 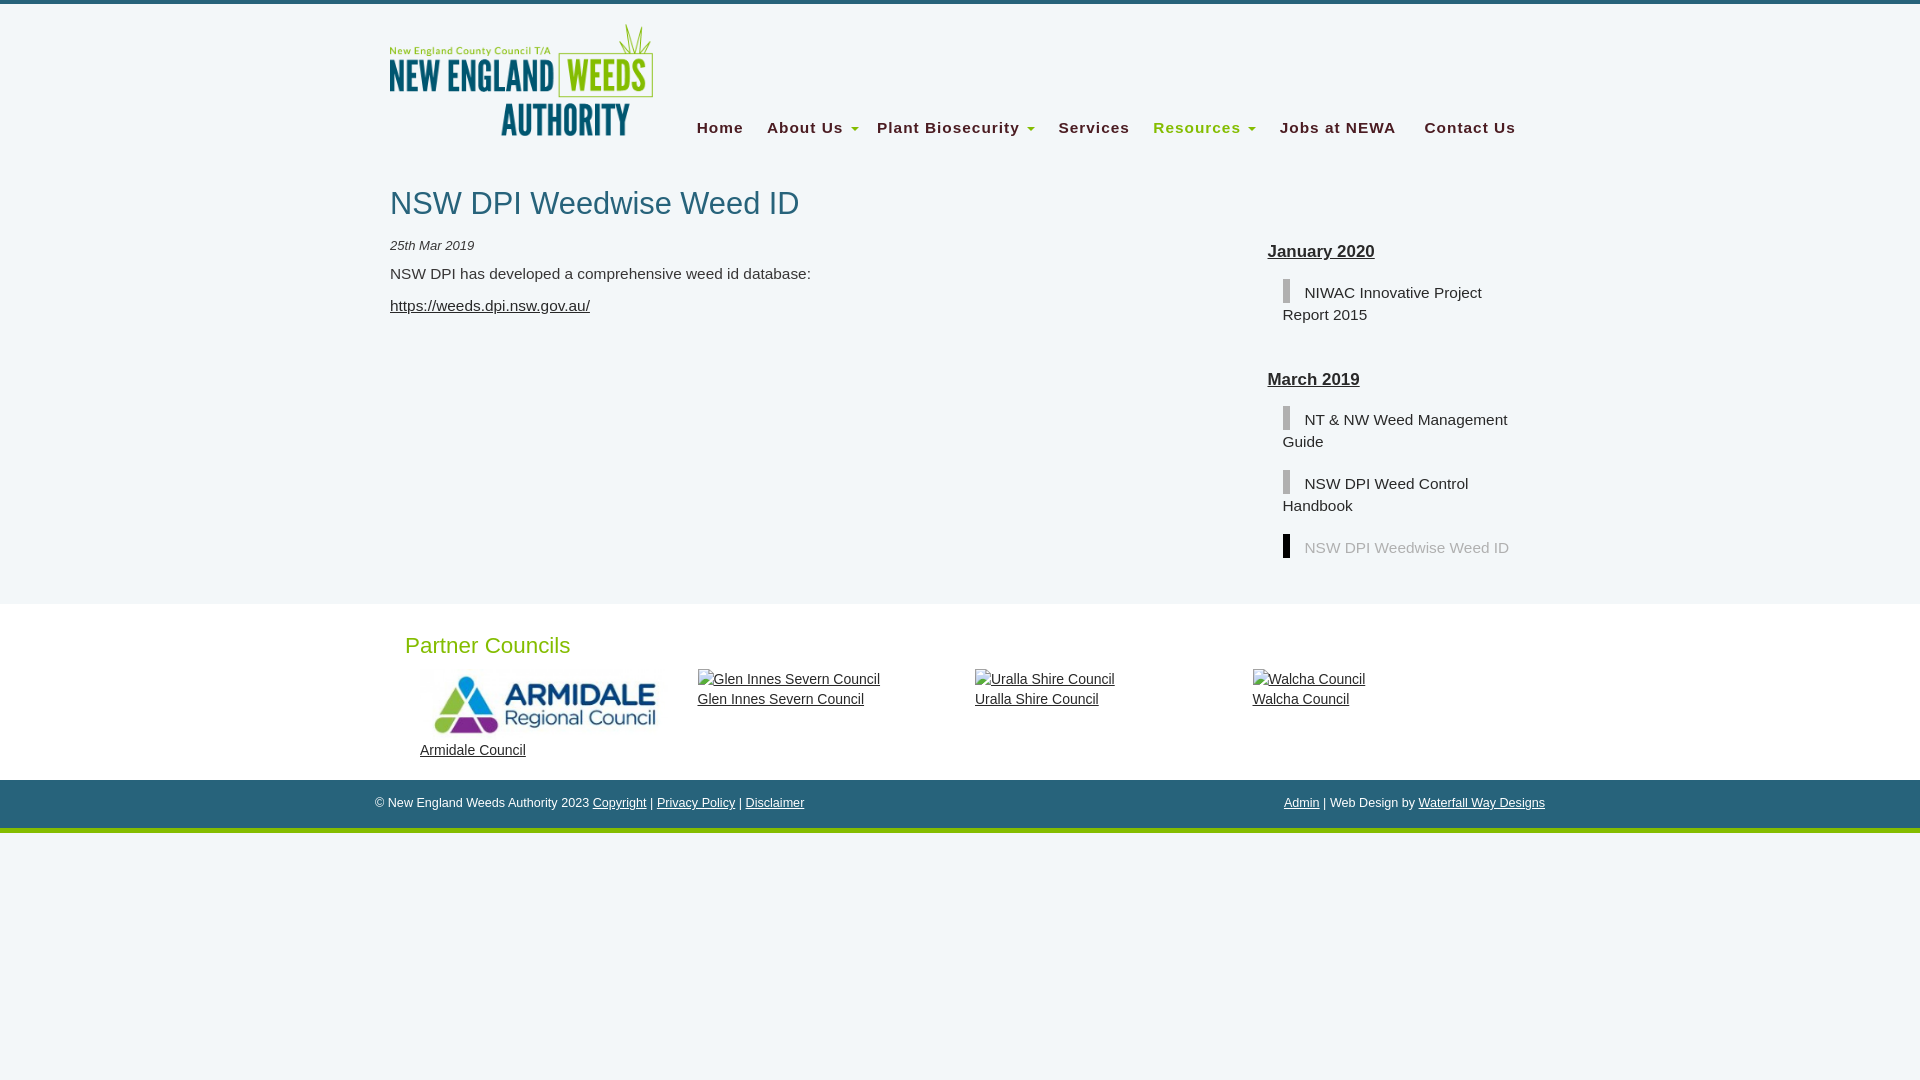 I want to click on 'https://weeds.dpi.nsw.gov.au/', so click(x=489, y=305).